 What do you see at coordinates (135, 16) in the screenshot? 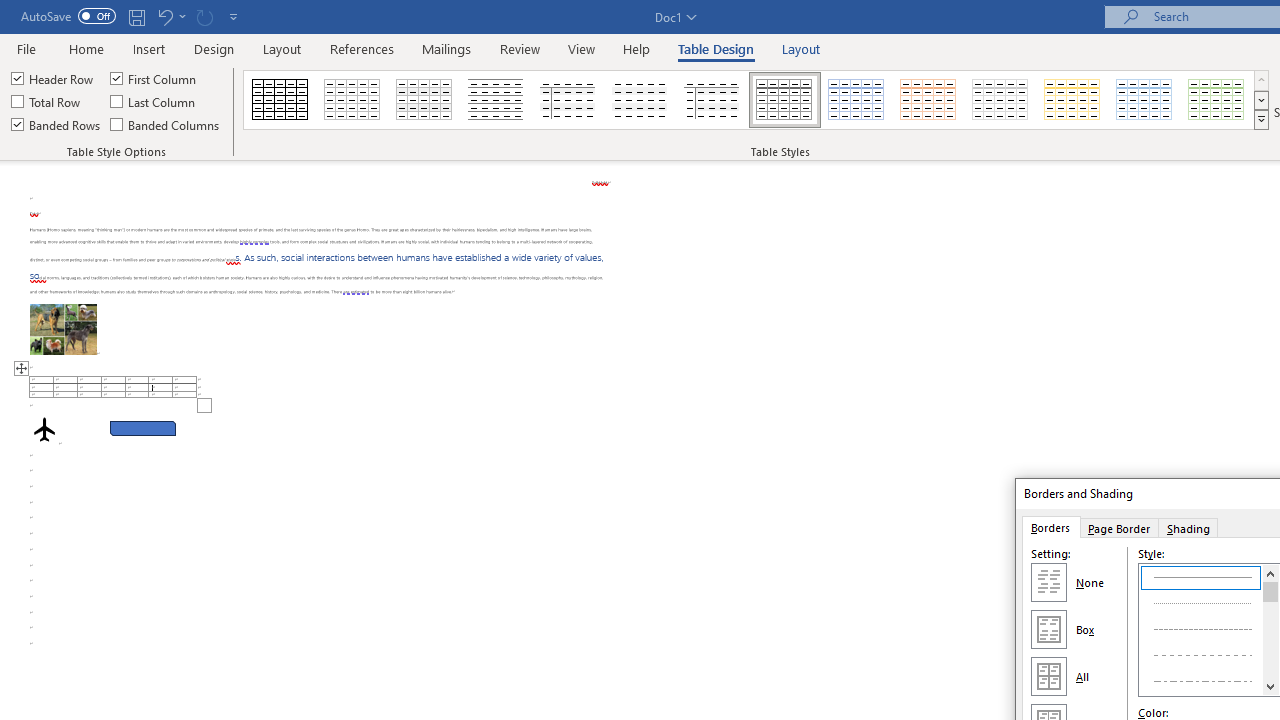
I see `'Save'` at bounding box center [135, 16].